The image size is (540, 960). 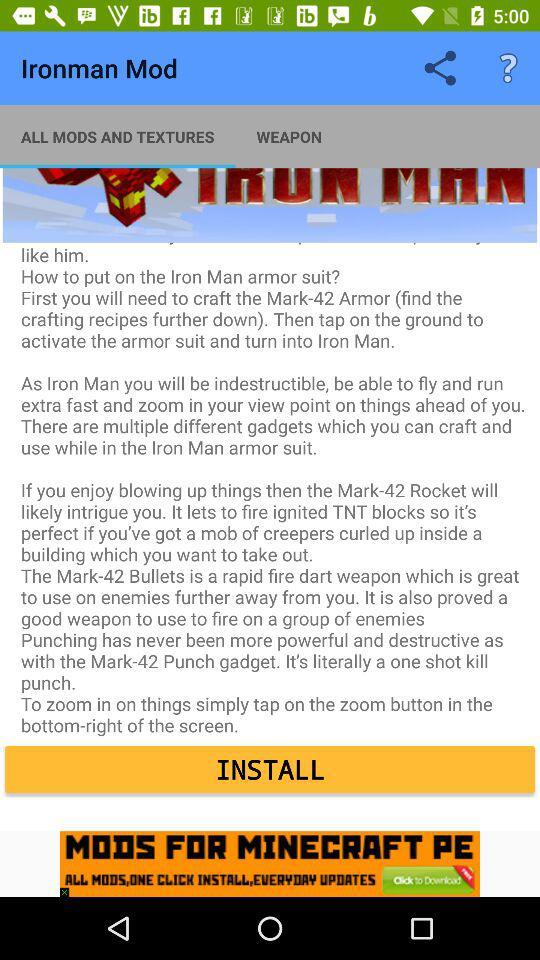 I want to click on the item above the the iron man, so click(x=117, y=135).